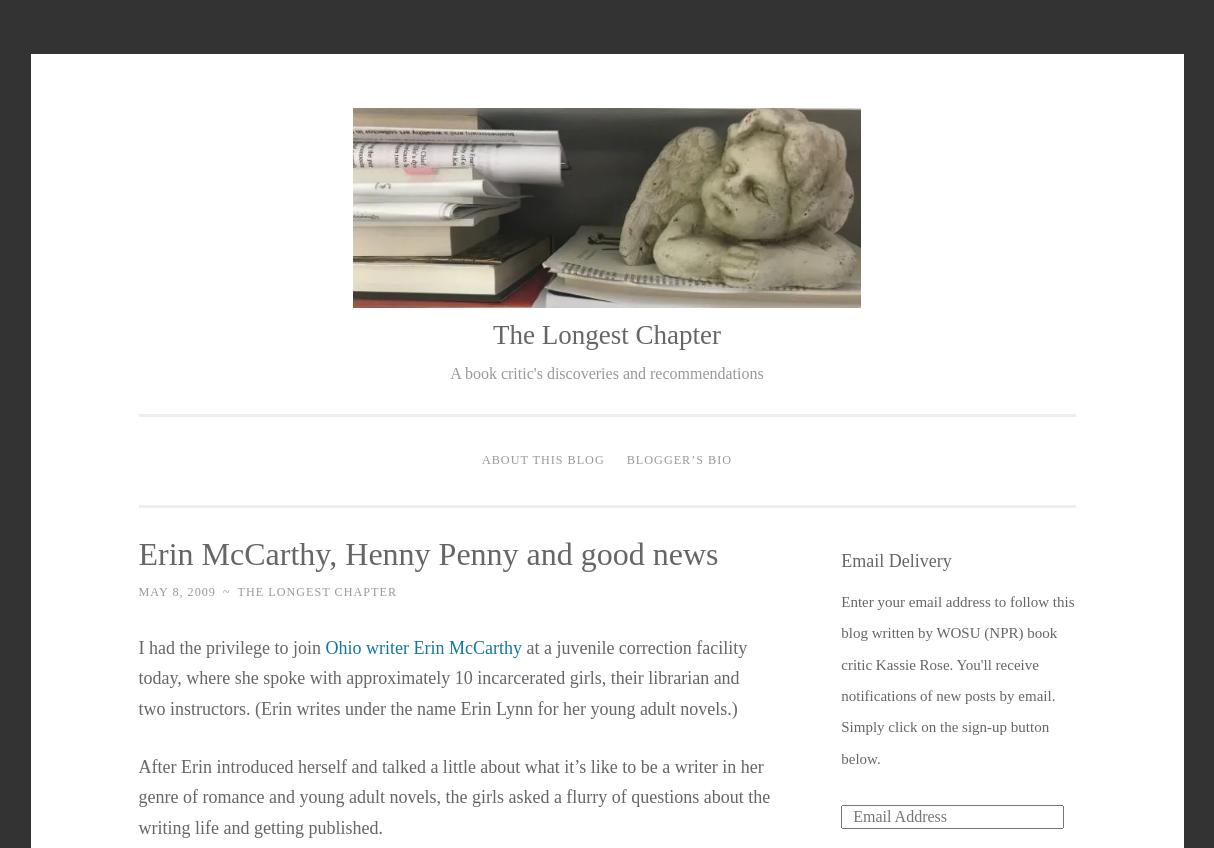 Image resolution: width=1214 pixels, height=848 pixels. What do you see at coordinates (137, 551) in the screenshot?
I see `'Erin McCarthy, Henny Penny and good news'` at bounding box center [137, 551].